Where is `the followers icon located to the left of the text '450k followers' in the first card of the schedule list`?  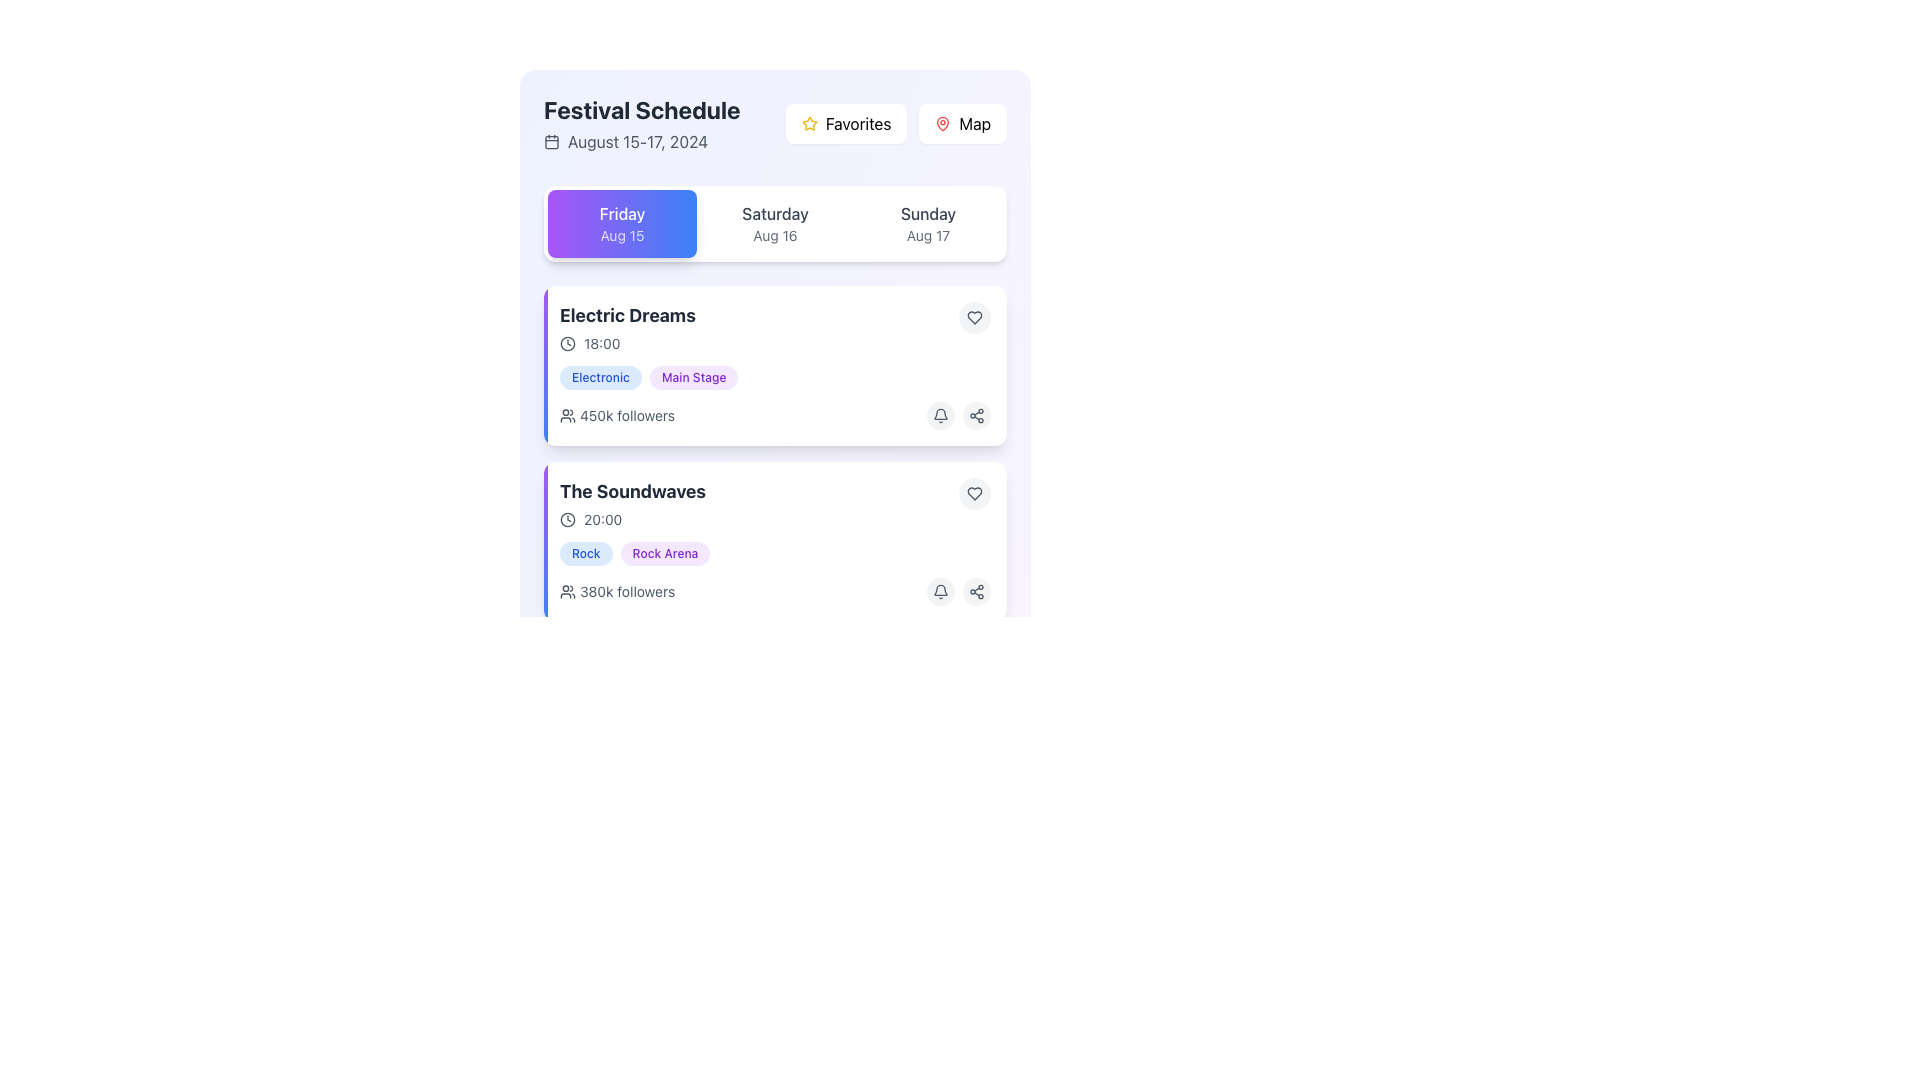
the followers icon located to the left of the text '450k followers' in the first card of the schedule list is located at coordinates (566, 415).